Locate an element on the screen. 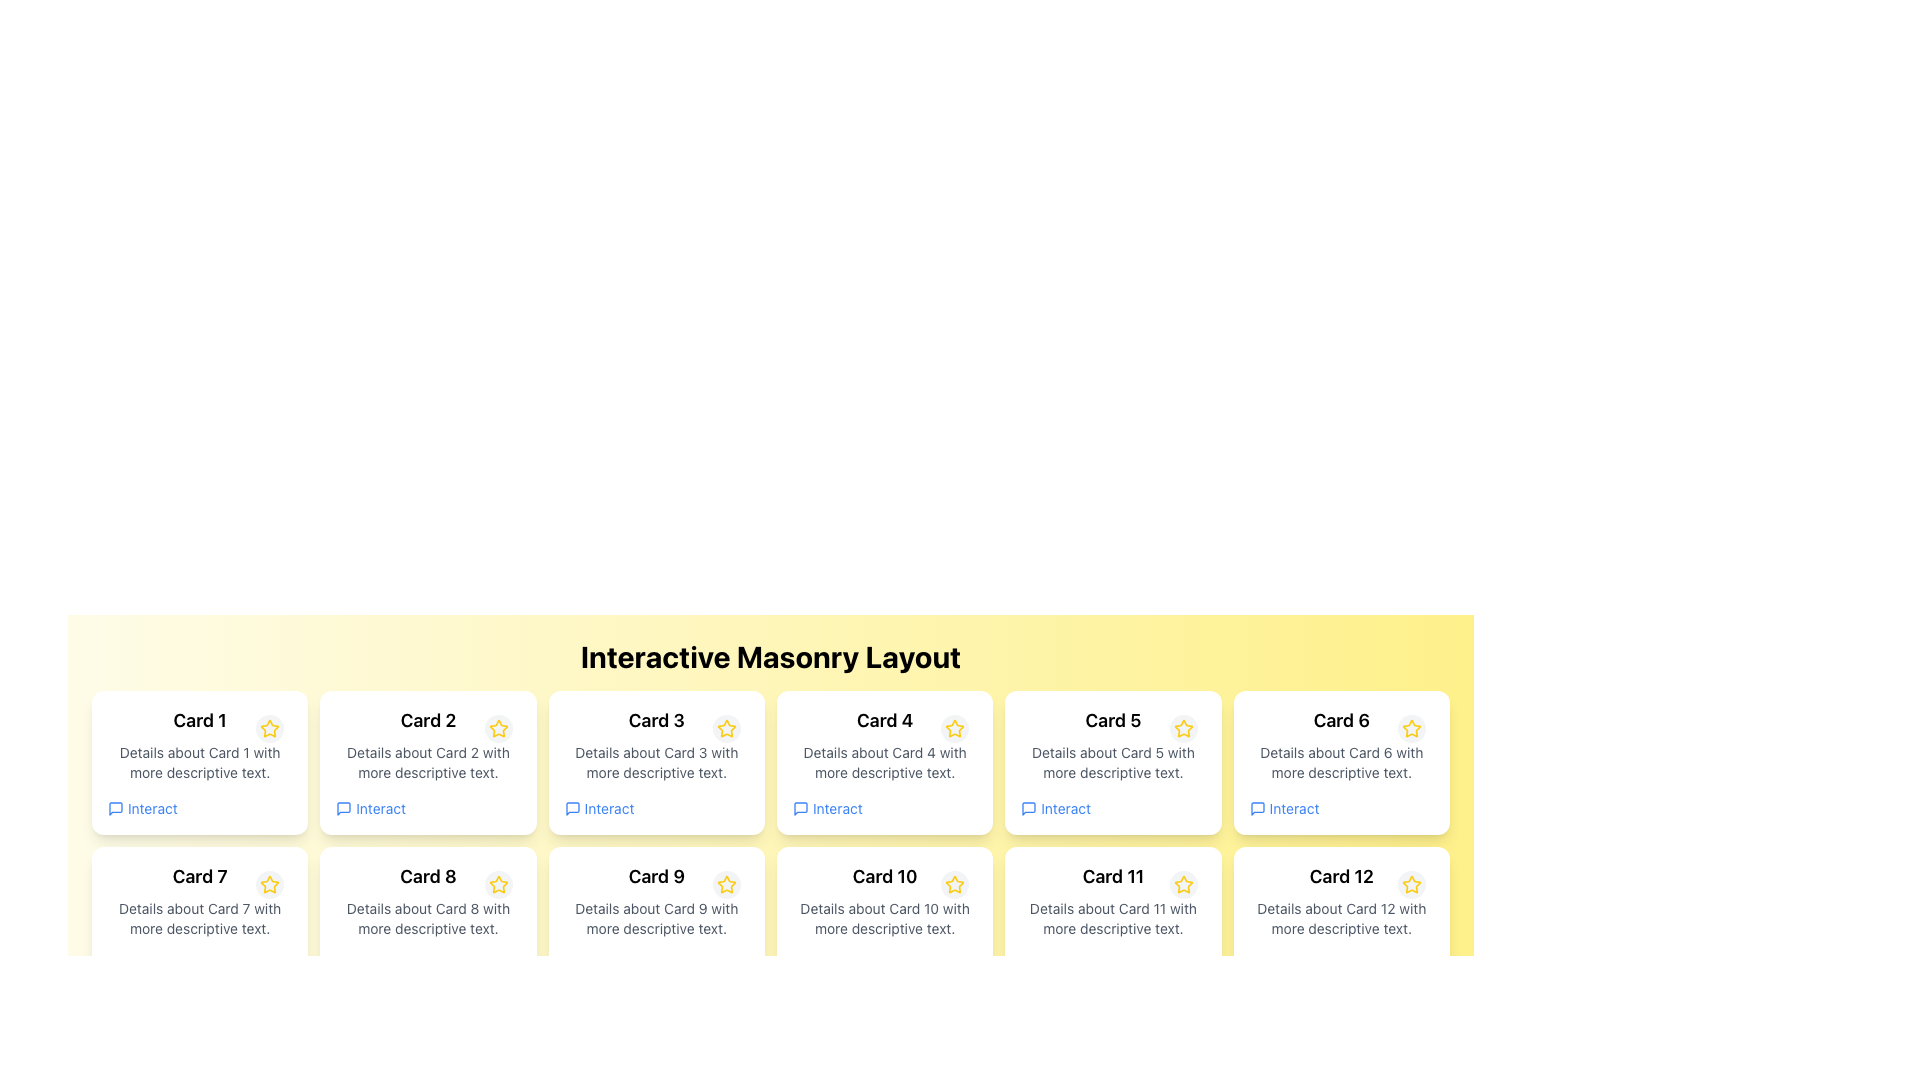 The height and width of the screenshot is (1080, 1920). the star icon in the top-right corner of 'Card 12' is located at coordinates (1410, 883).